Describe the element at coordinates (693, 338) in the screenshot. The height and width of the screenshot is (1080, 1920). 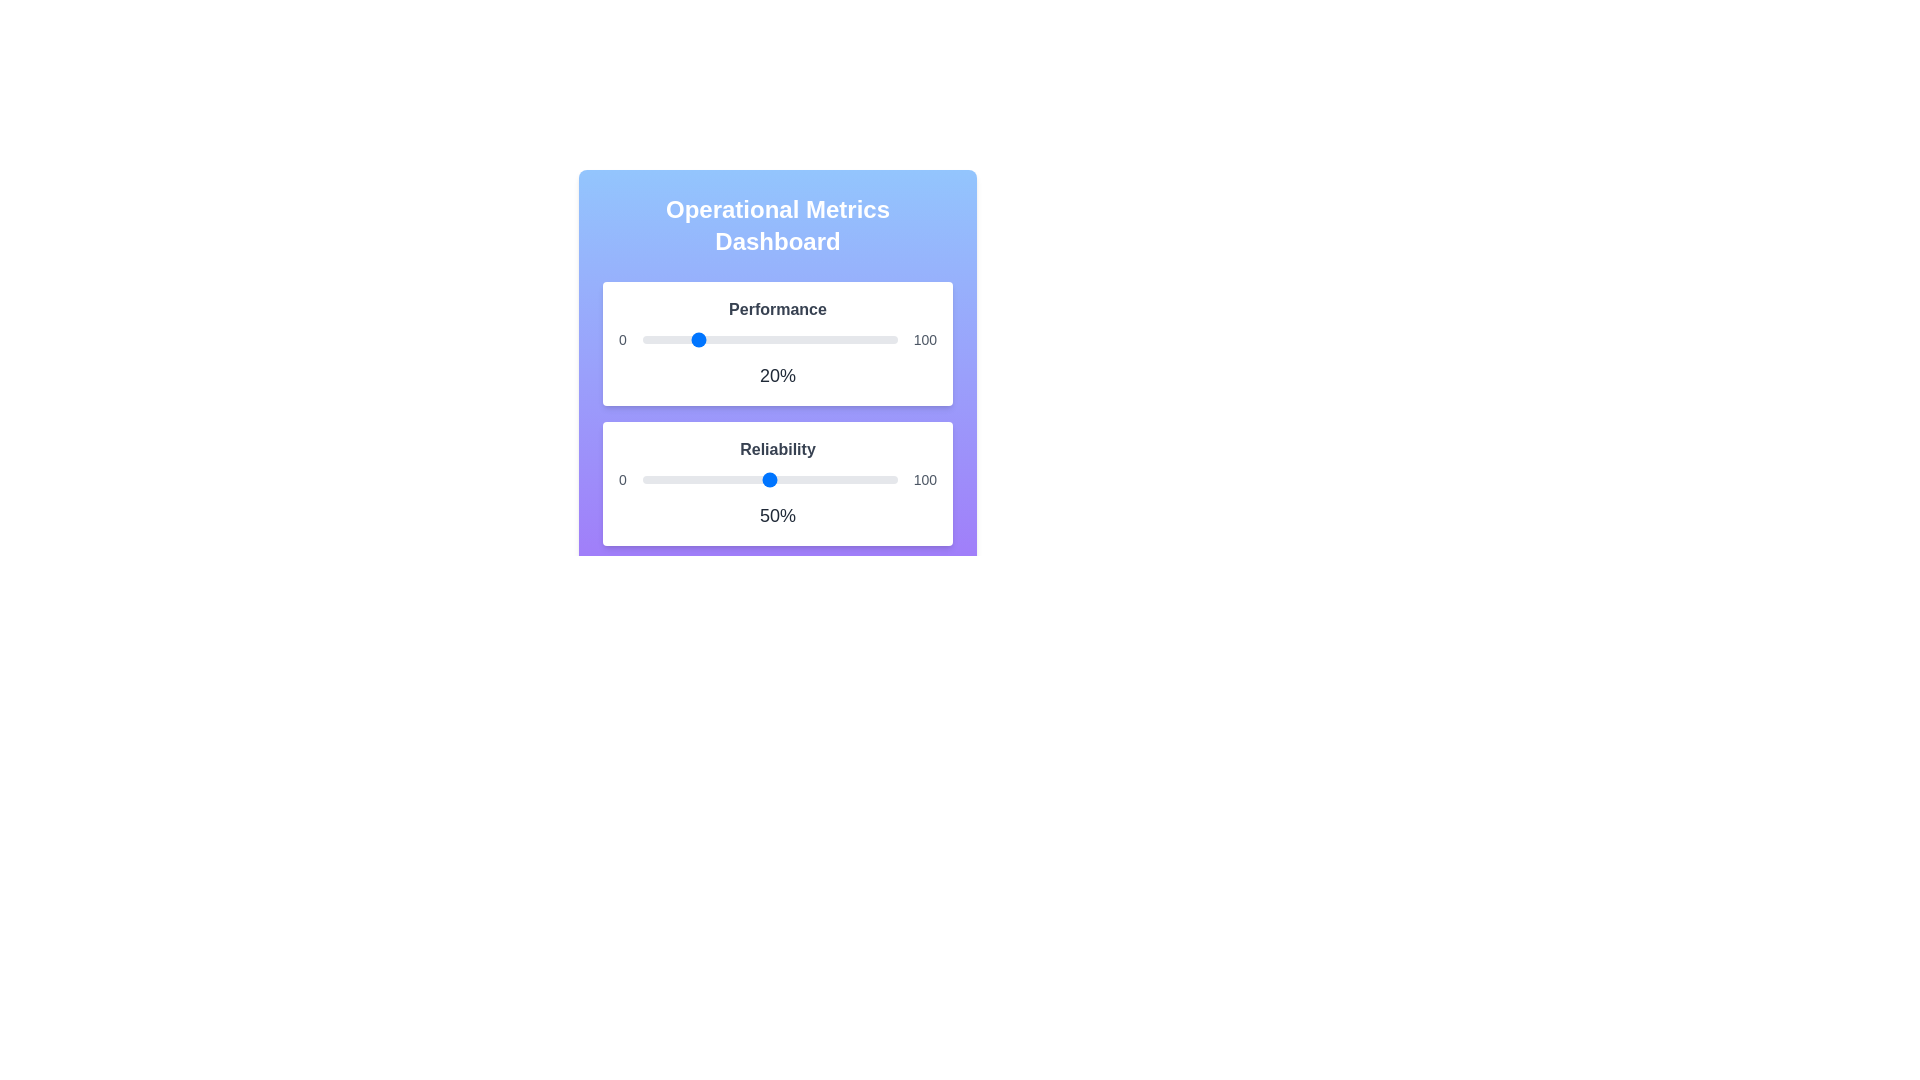
I see `the slider value` at that location.